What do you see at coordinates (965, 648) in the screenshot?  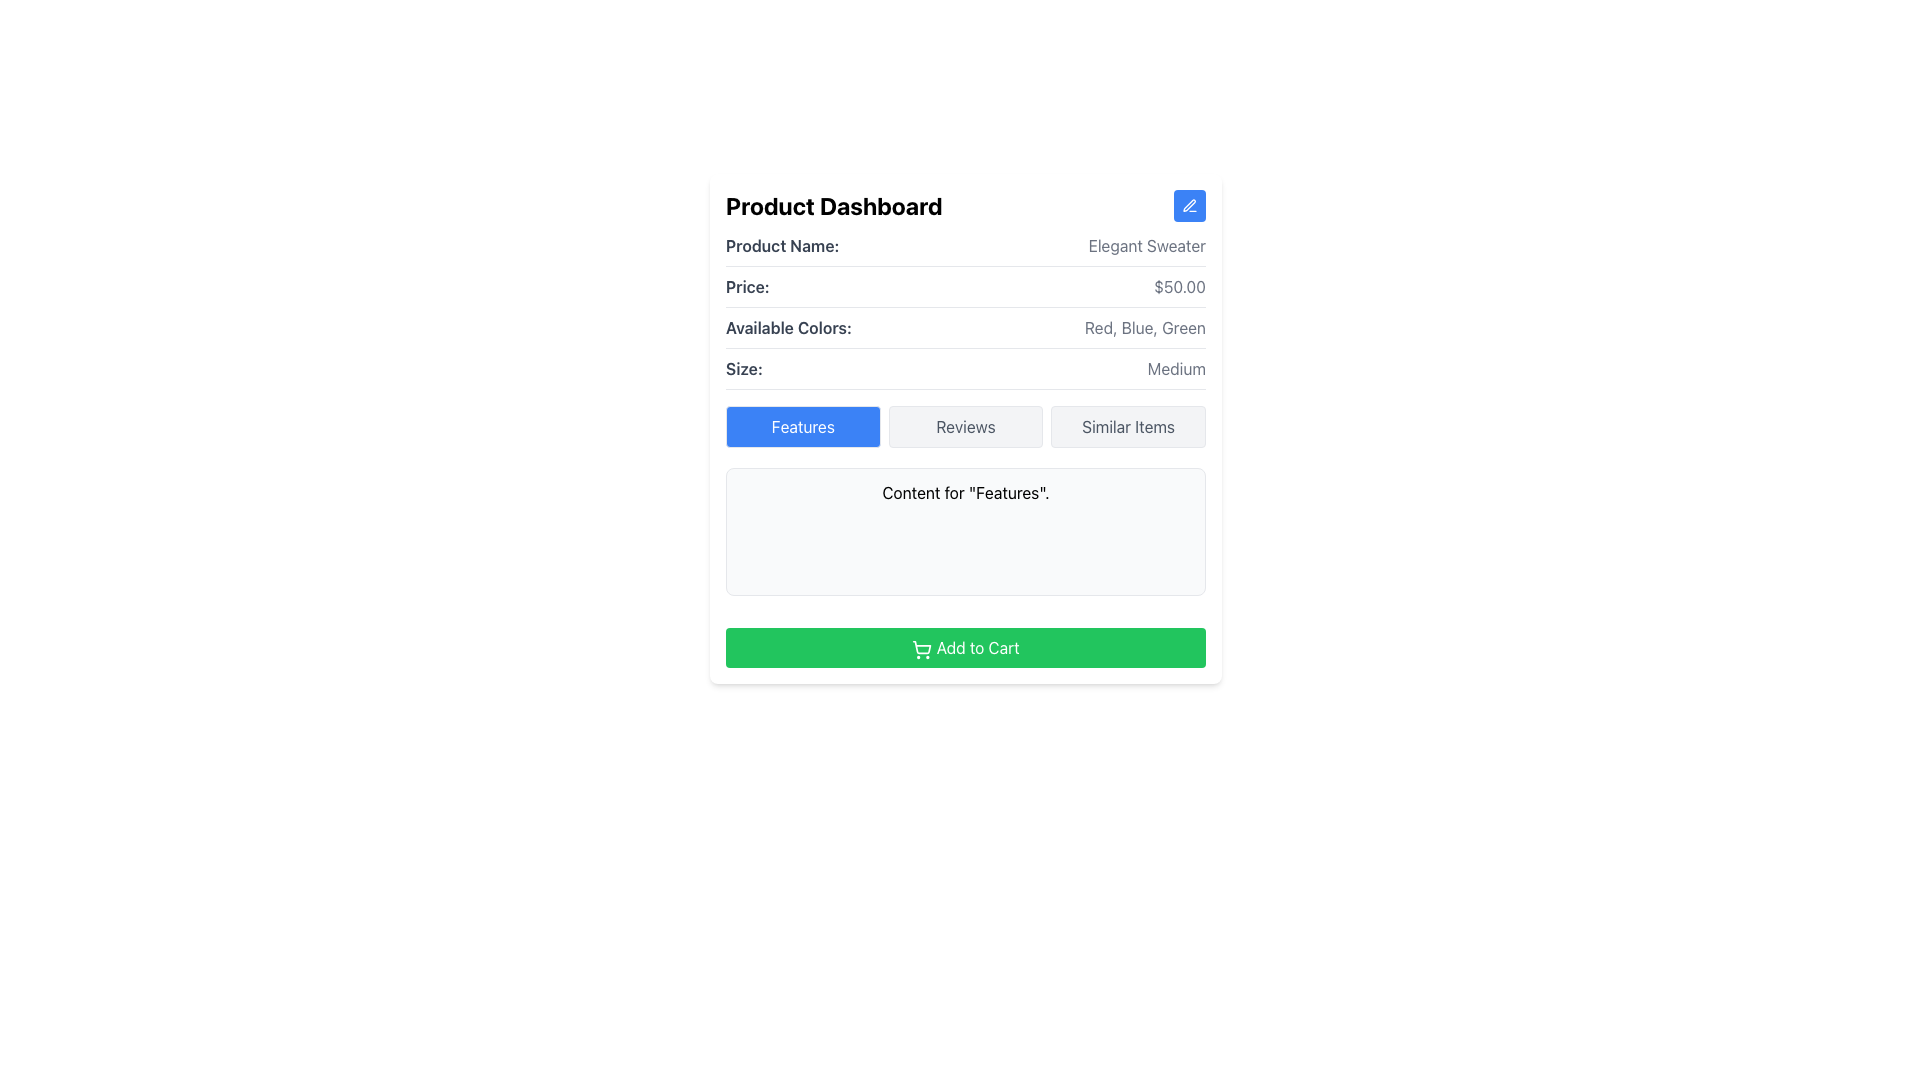 I see `the 'Add to Cart' button located at the bottom center of the 'Product Dashboard' section` at bounding box center [965, 648].